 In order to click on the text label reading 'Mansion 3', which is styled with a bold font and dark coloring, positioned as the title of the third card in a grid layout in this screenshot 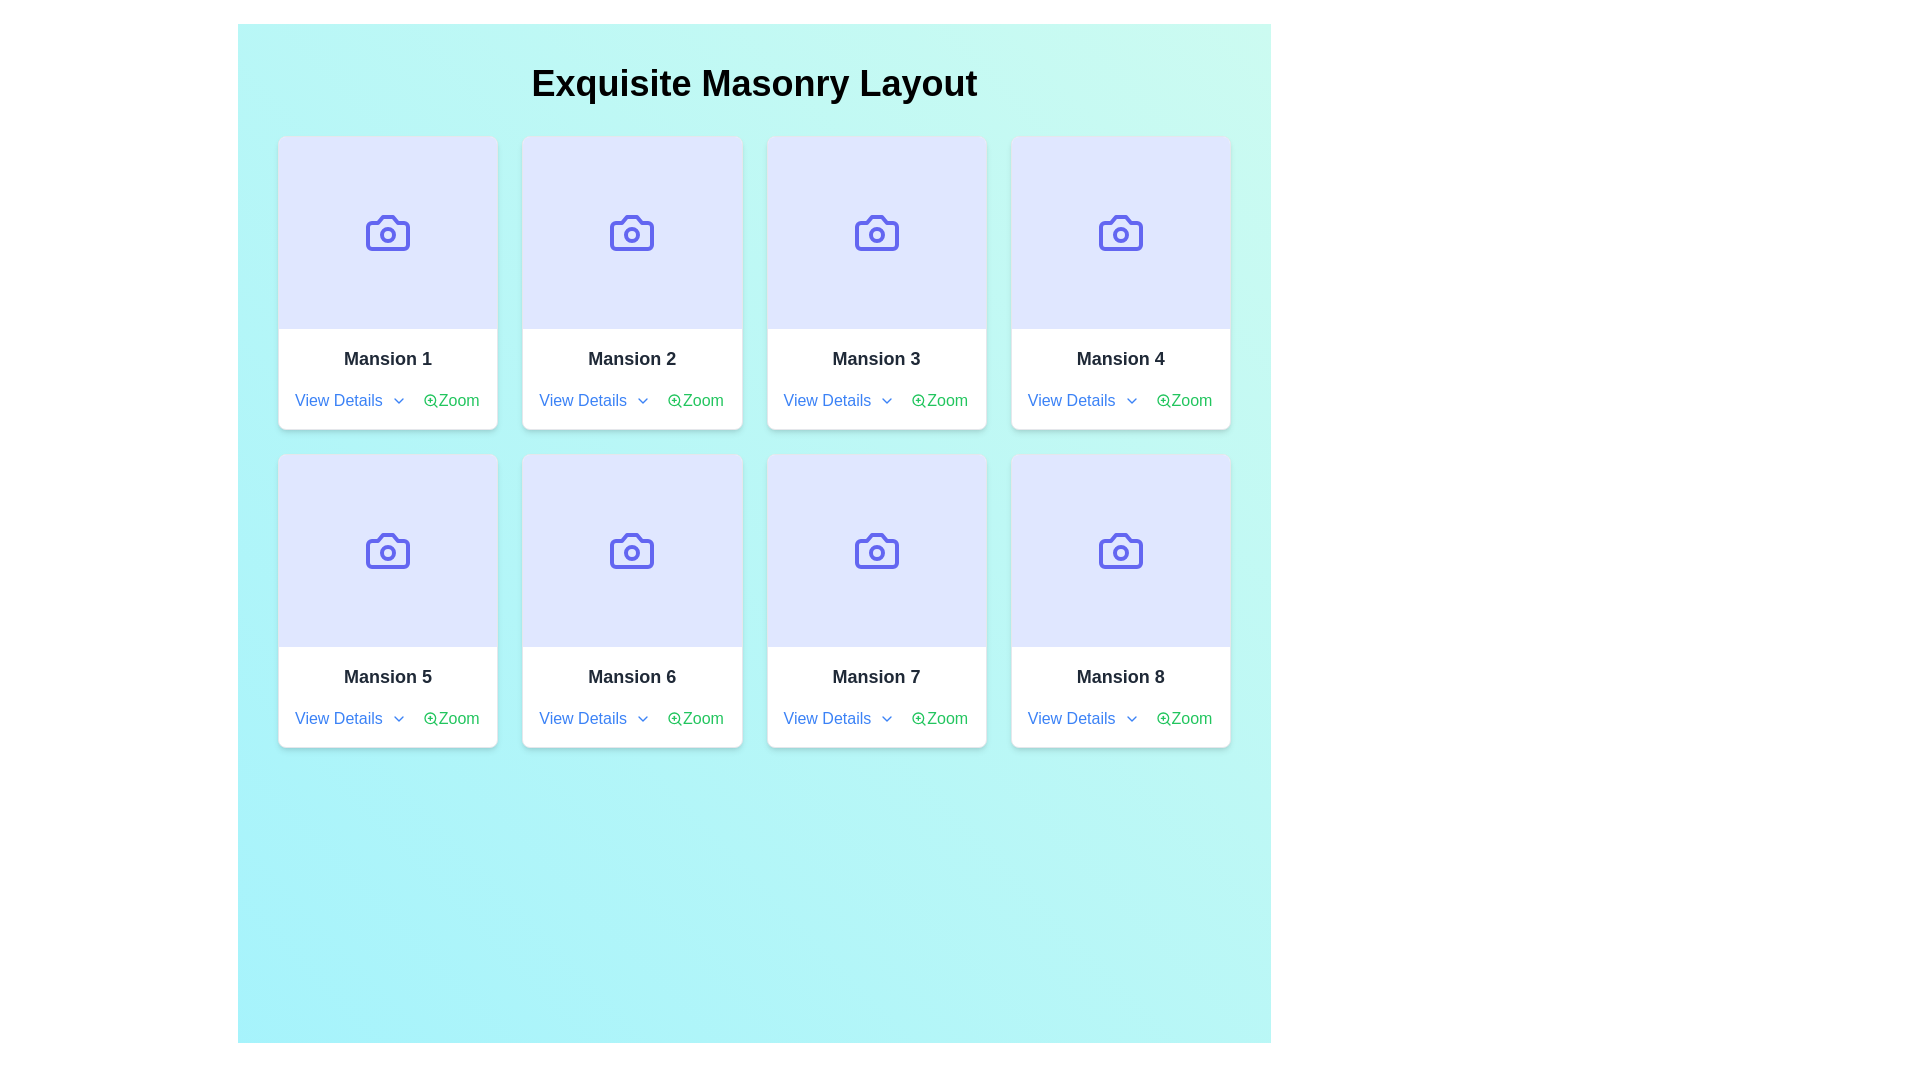, I will do `click(876, 357)`.